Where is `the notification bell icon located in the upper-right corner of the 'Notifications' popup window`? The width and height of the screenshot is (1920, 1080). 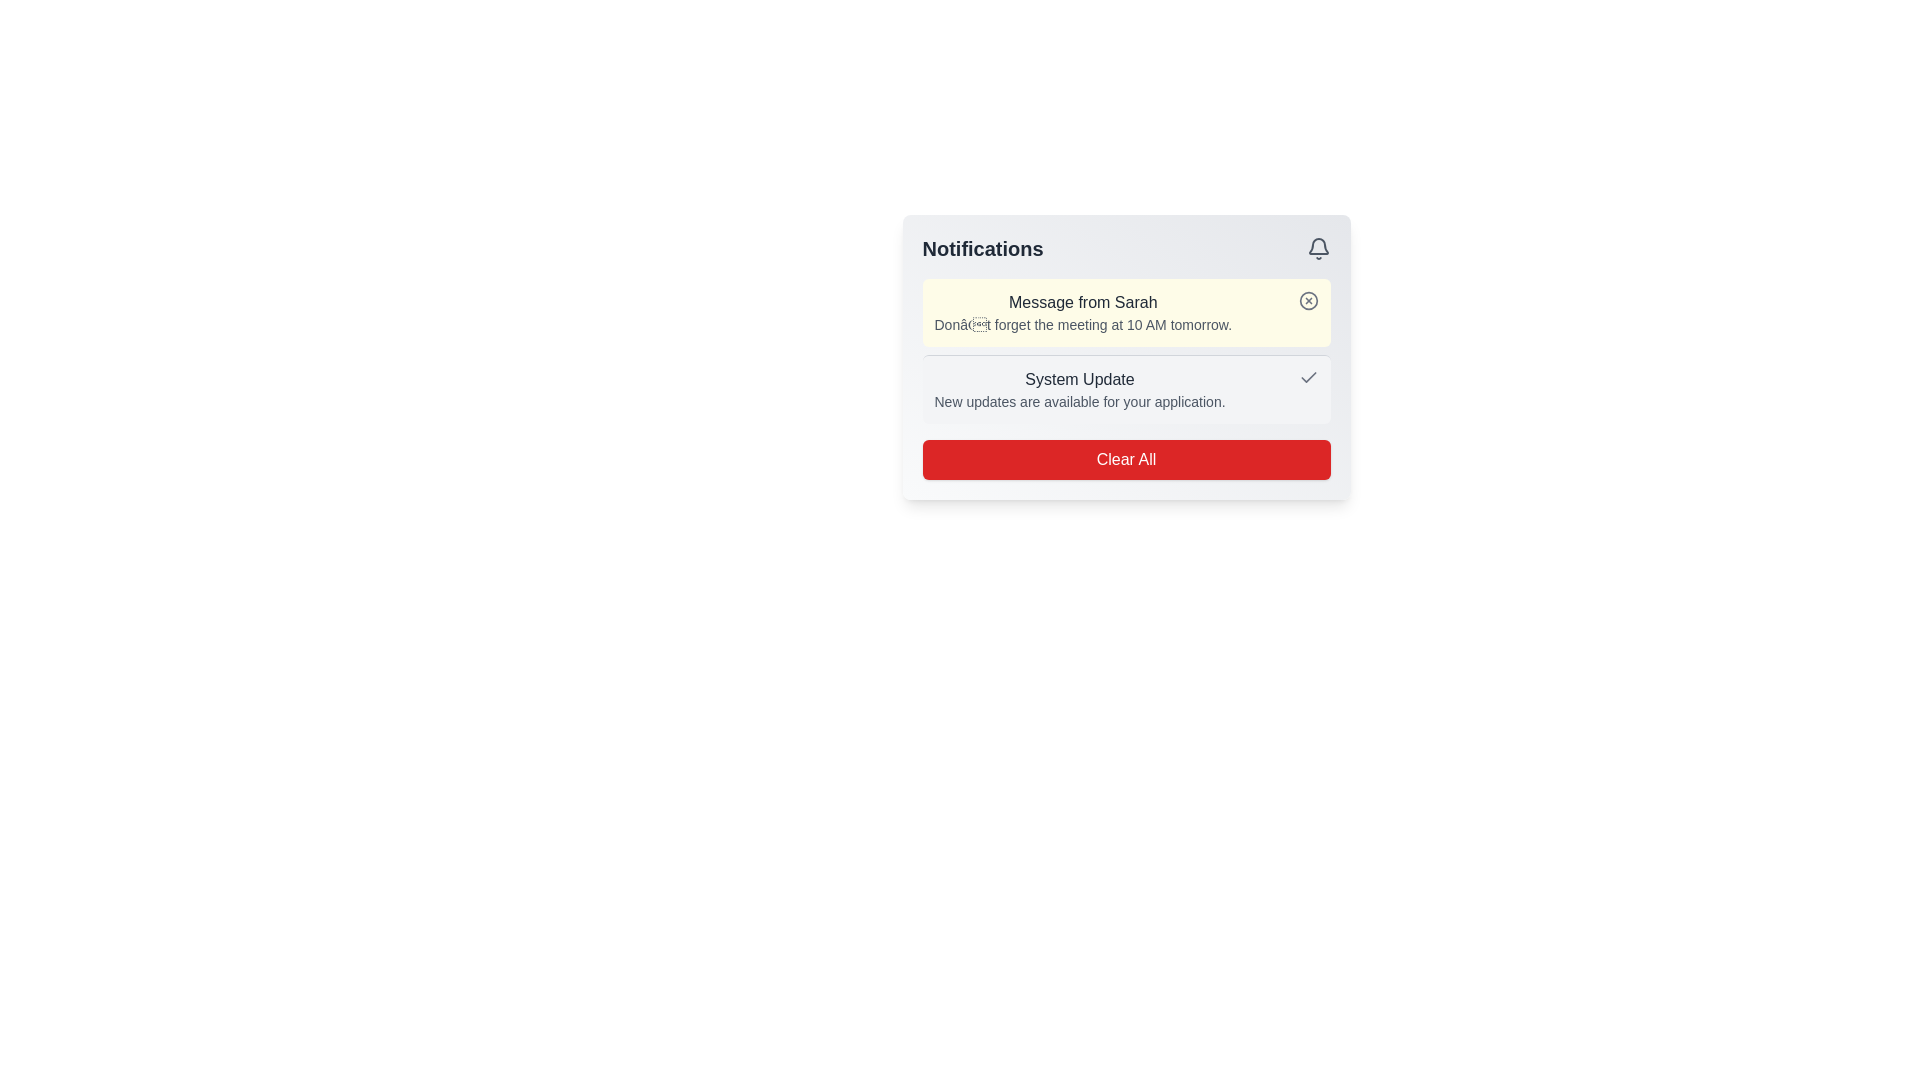
the notification bell icon located in the upper-right corner of the 'Notifications' popup window is located at coordinates (1318, 245).